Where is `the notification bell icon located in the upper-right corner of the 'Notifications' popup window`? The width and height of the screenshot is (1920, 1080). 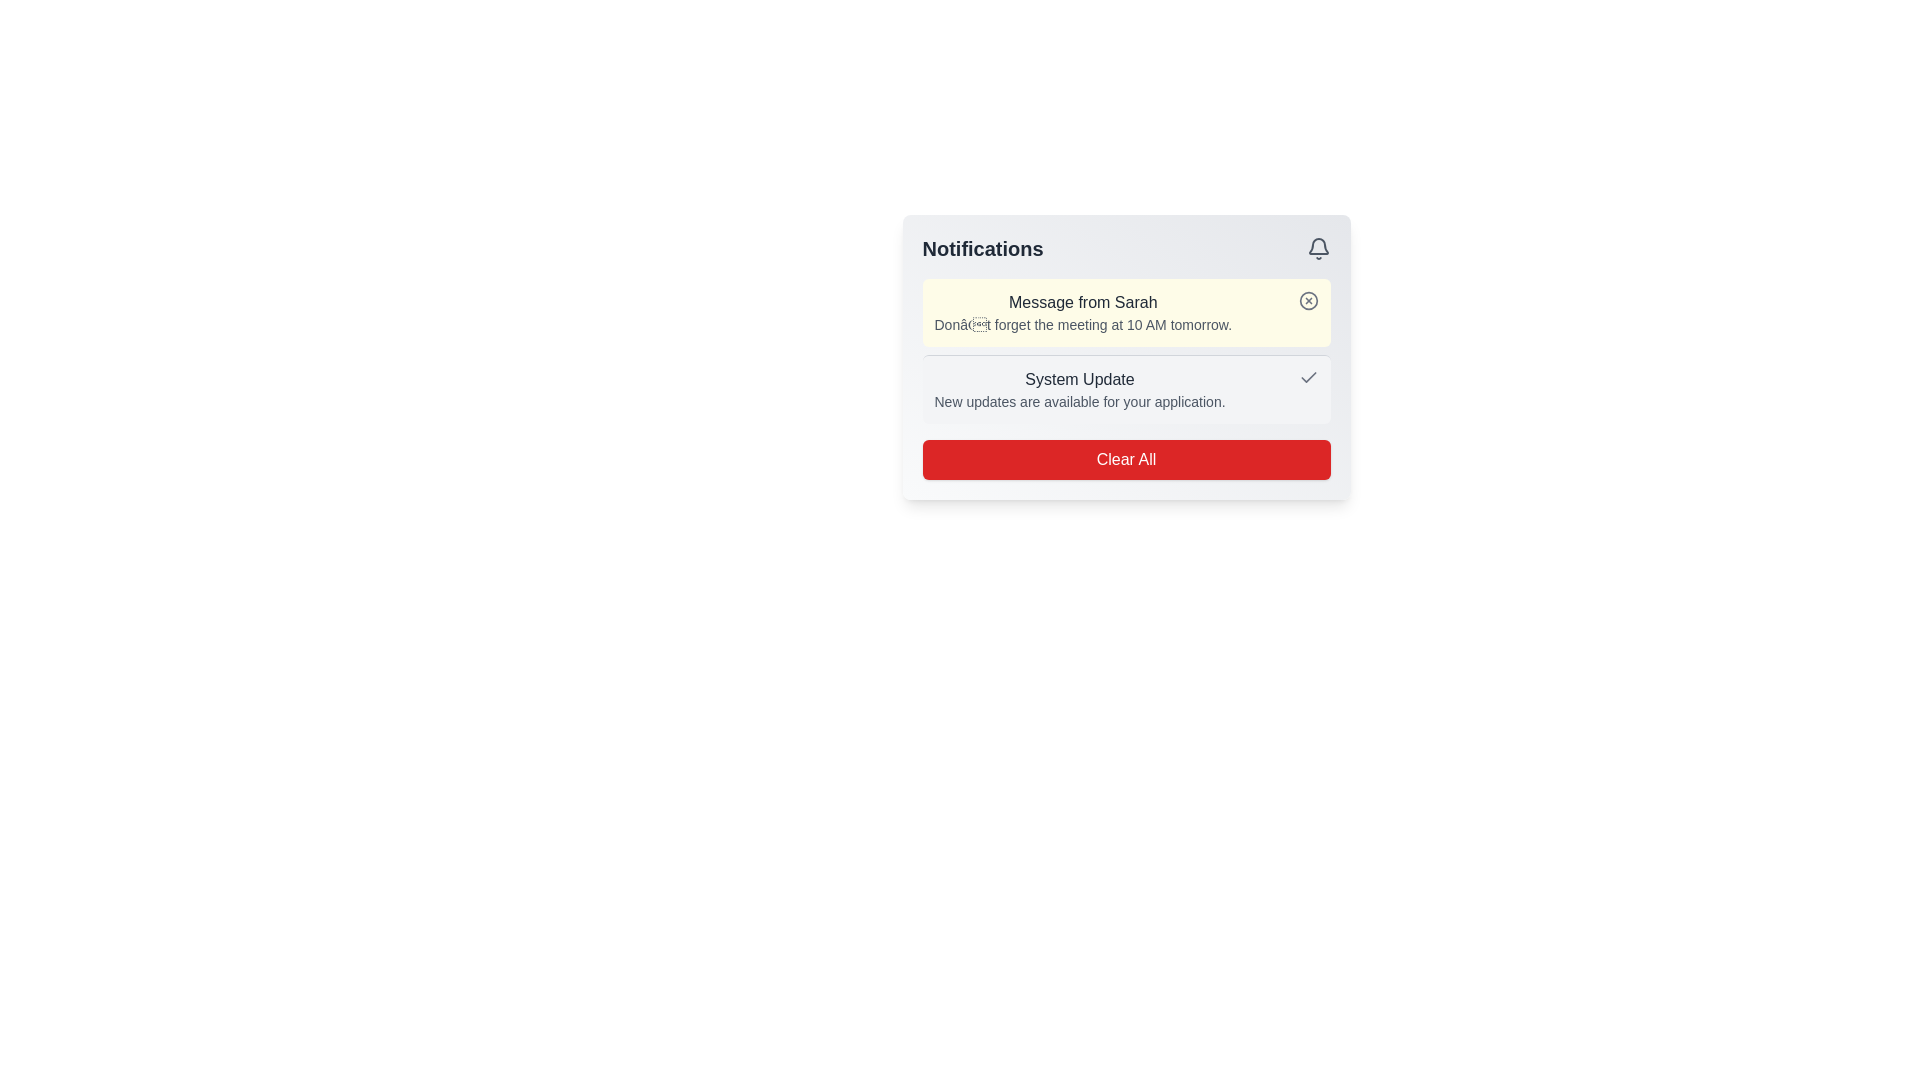
the notification bell icon located in the upper-right corner of the 'Notifications' popup window is located at coordinates (1318, 245).